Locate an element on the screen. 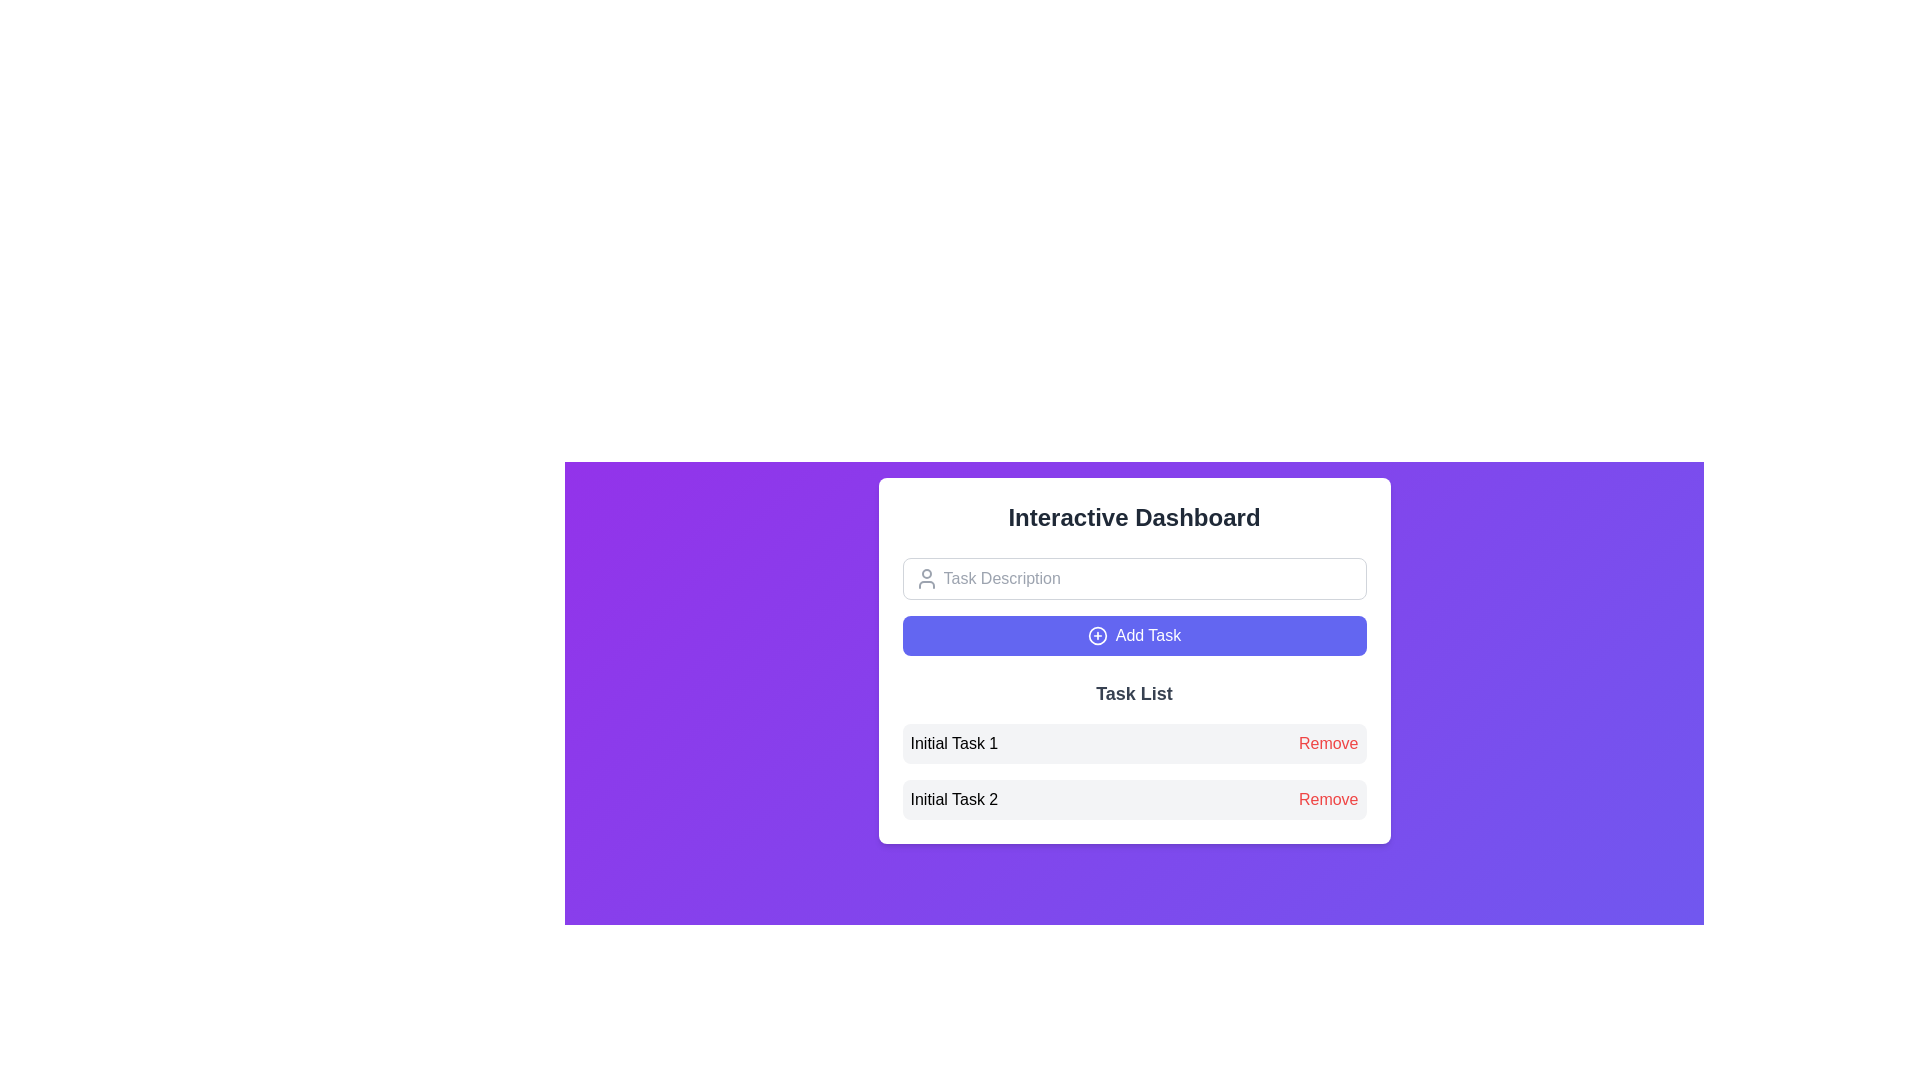  the text label displaying 'Initial Task 2' is located at coordinates (953, 798).